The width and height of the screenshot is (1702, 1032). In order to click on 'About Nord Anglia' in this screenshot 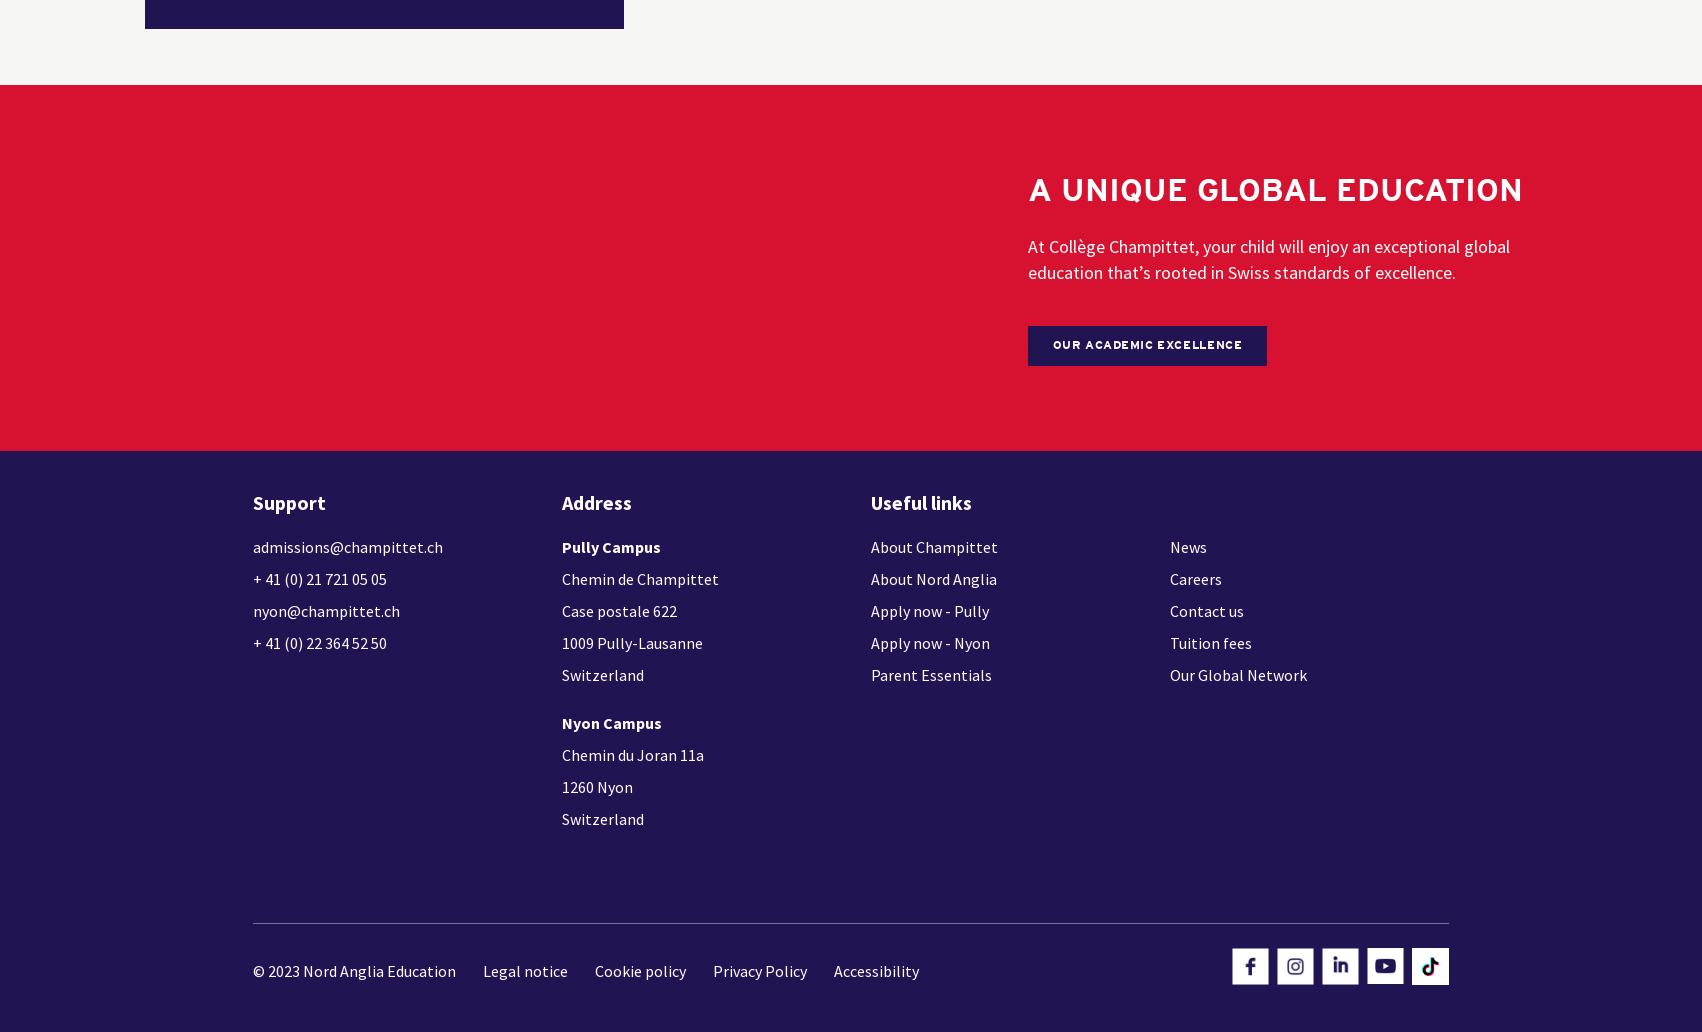, I will do `click(933, 578)`.